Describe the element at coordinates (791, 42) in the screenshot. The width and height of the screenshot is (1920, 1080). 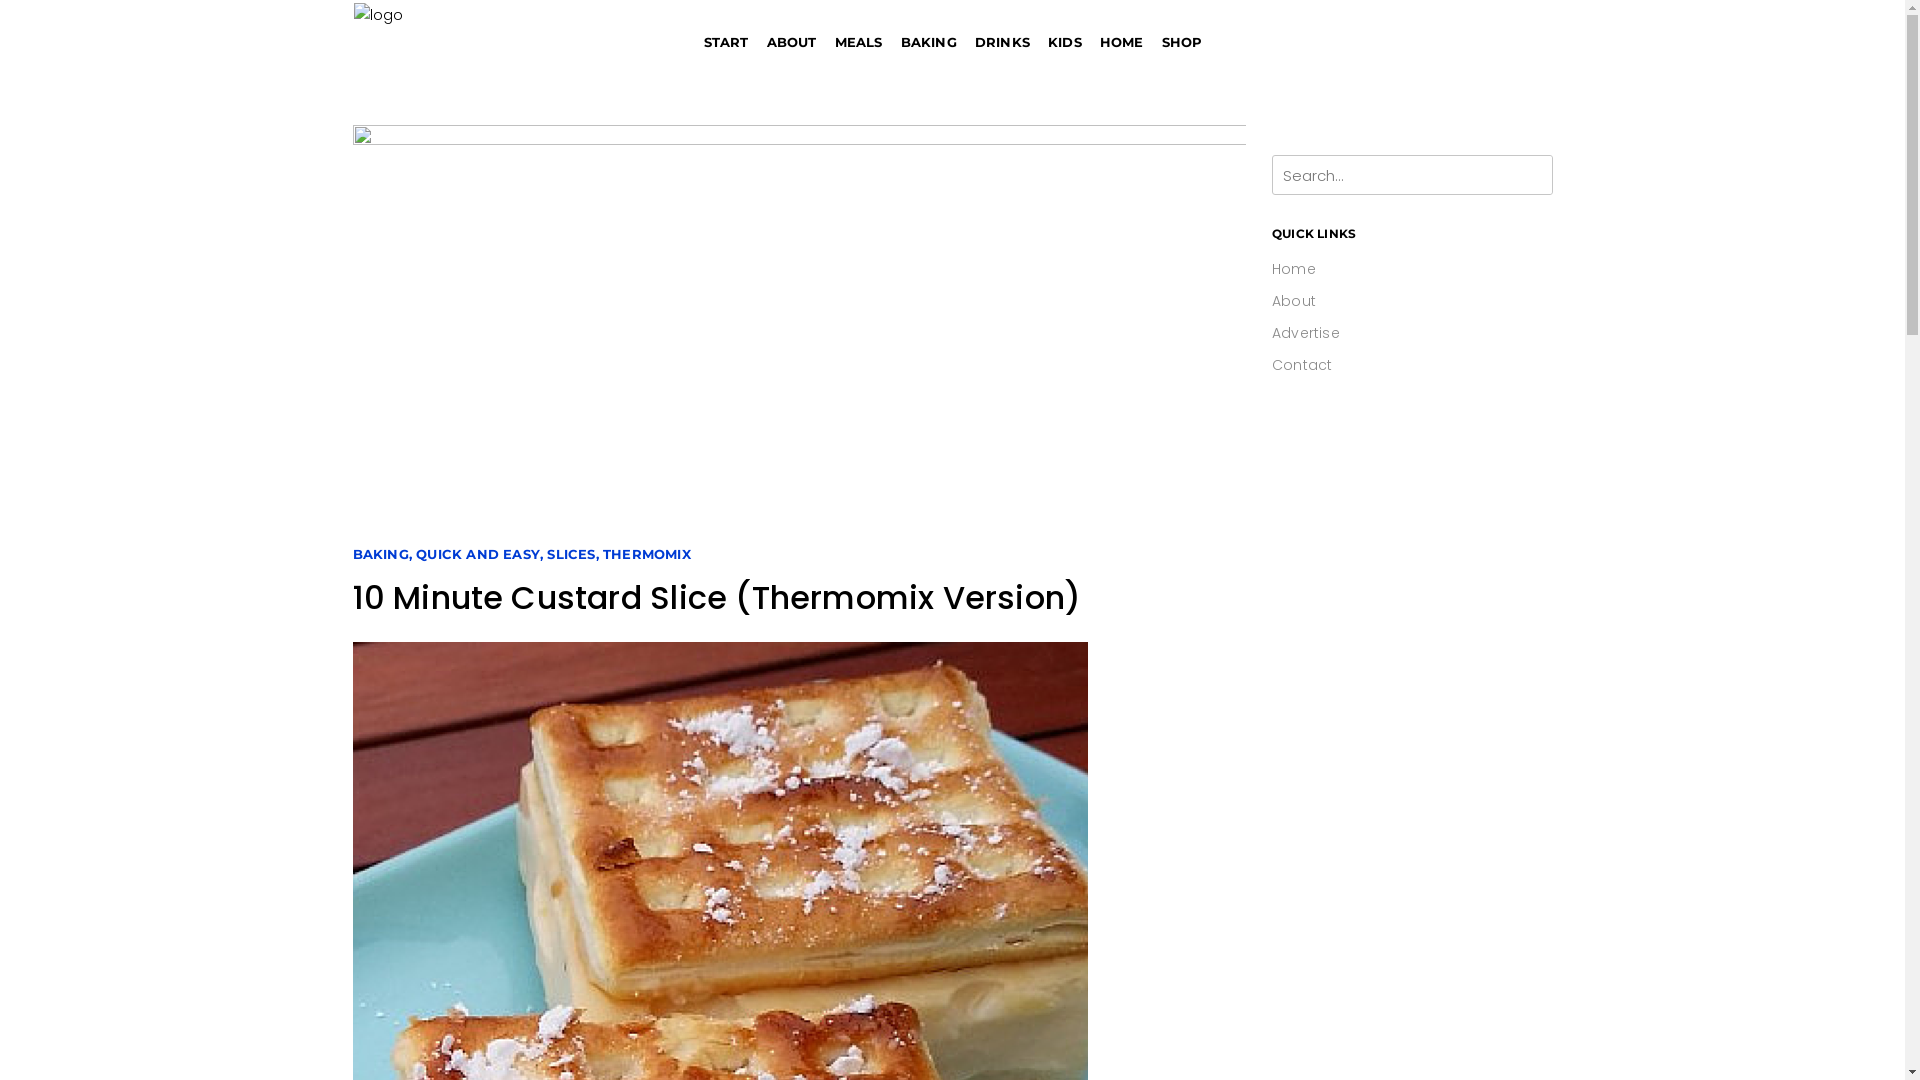
I see `'ABOUT'` at that location.